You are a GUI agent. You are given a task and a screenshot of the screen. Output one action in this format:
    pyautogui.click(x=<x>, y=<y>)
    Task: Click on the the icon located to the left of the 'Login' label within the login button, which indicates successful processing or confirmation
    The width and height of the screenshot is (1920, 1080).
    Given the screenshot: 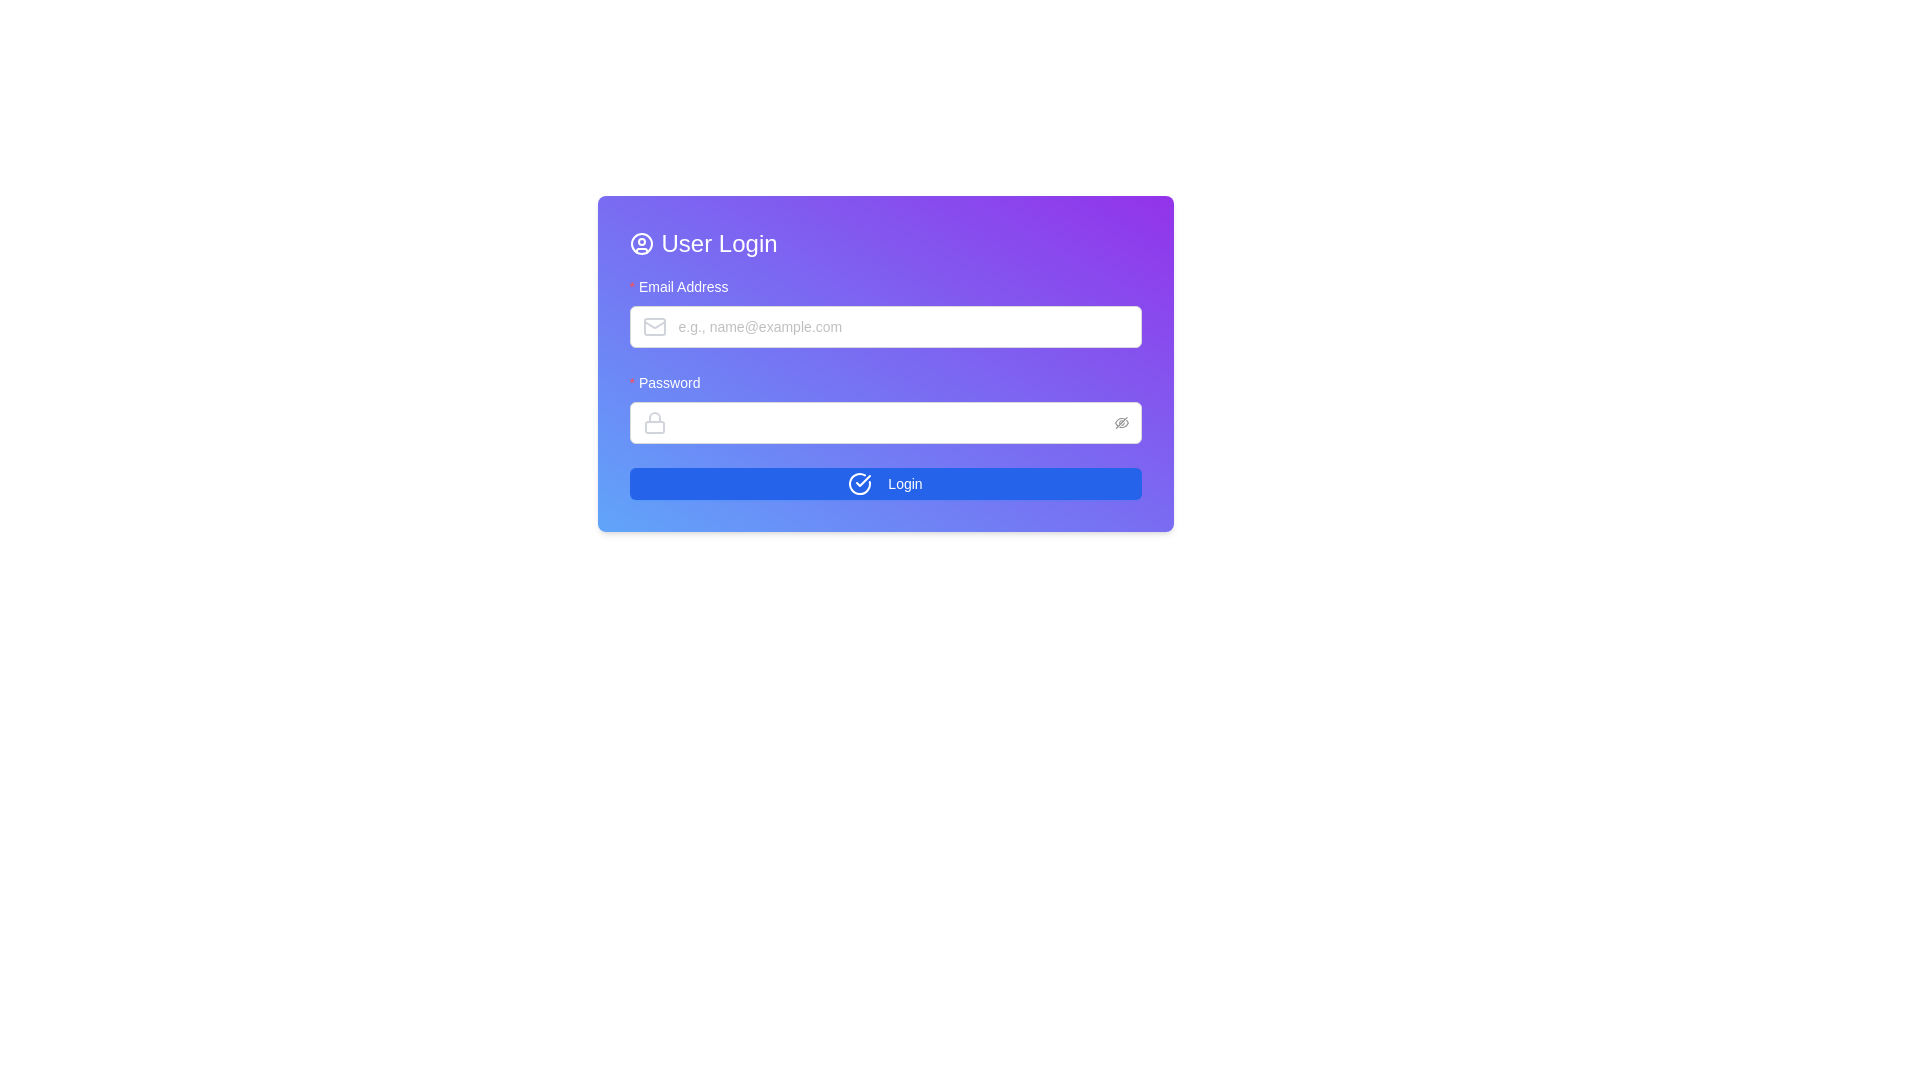 What is the action you would take?
    pyautogui.click(x=860, y=483)
    